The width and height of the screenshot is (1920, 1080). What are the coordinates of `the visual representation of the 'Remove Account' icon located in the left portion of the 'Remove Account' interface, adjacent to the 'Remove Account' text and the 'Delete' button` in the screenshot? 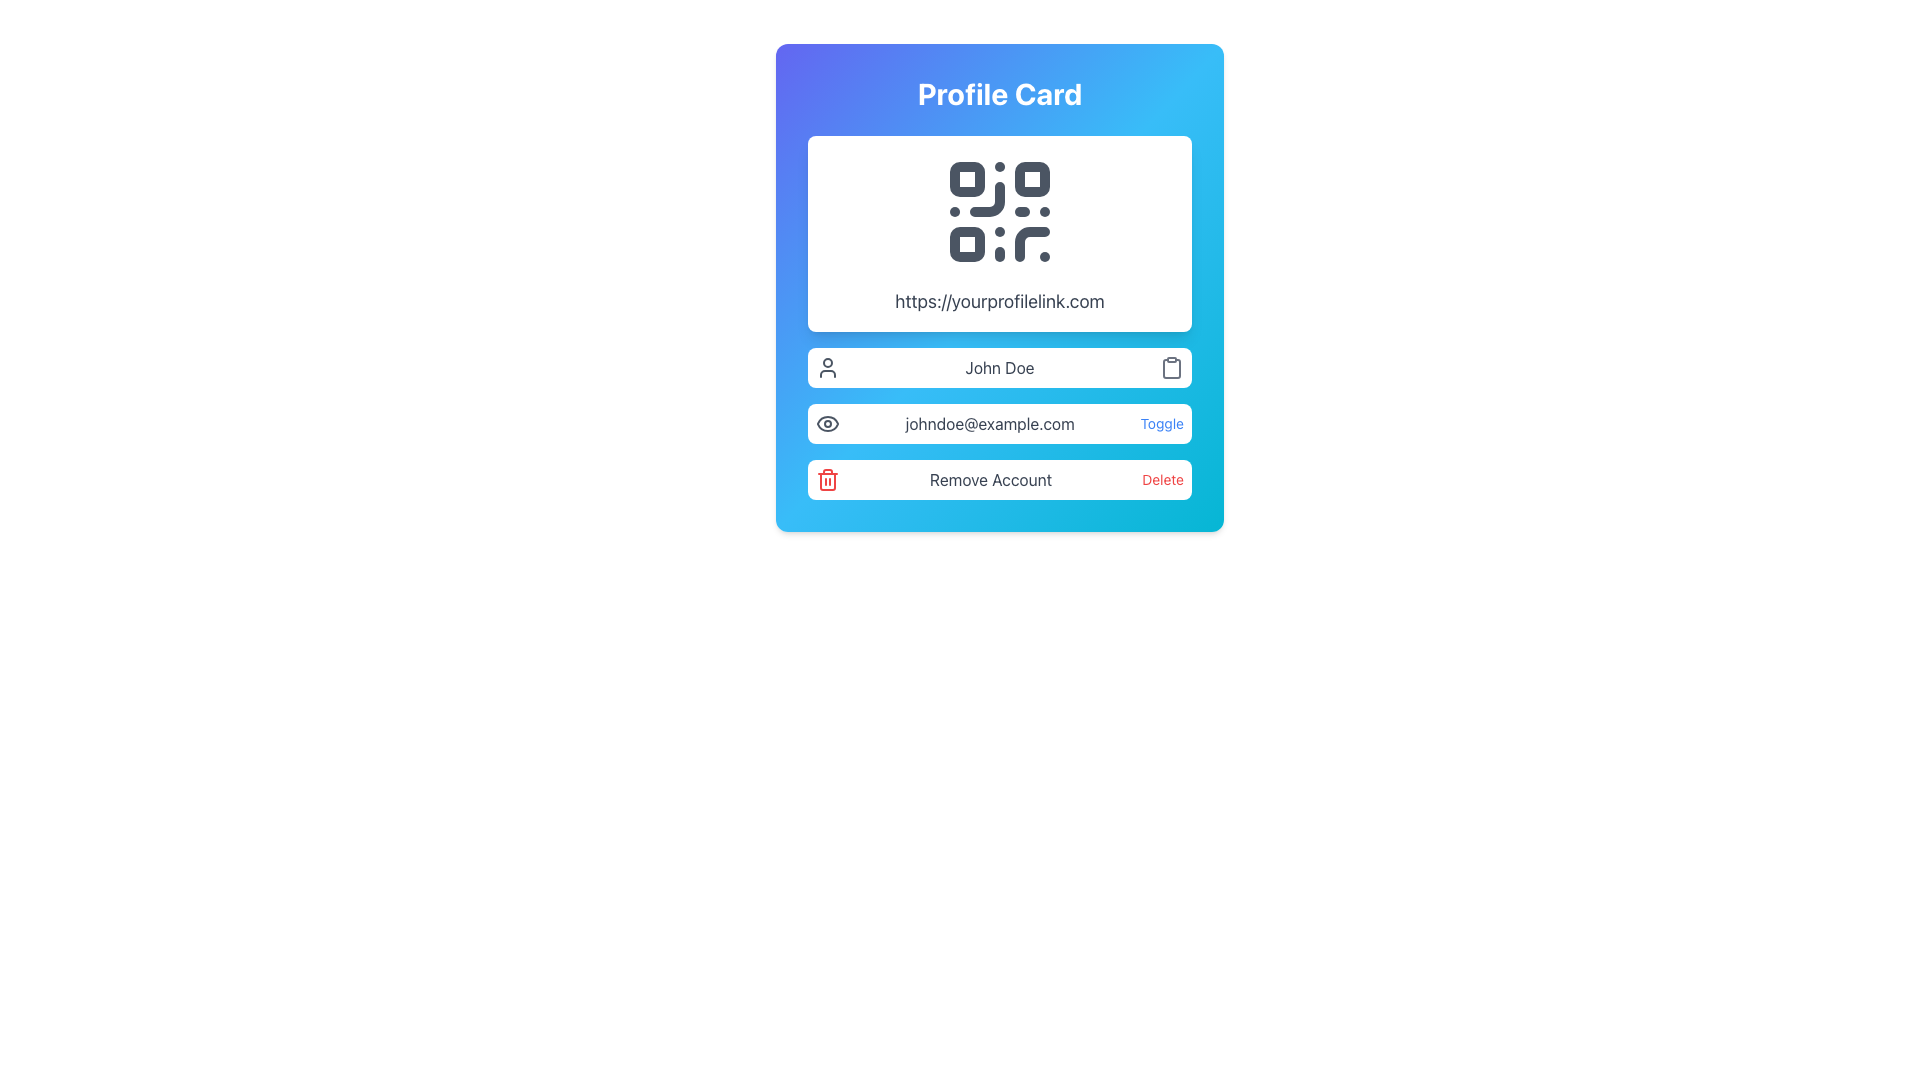 It's located at (828, 479).